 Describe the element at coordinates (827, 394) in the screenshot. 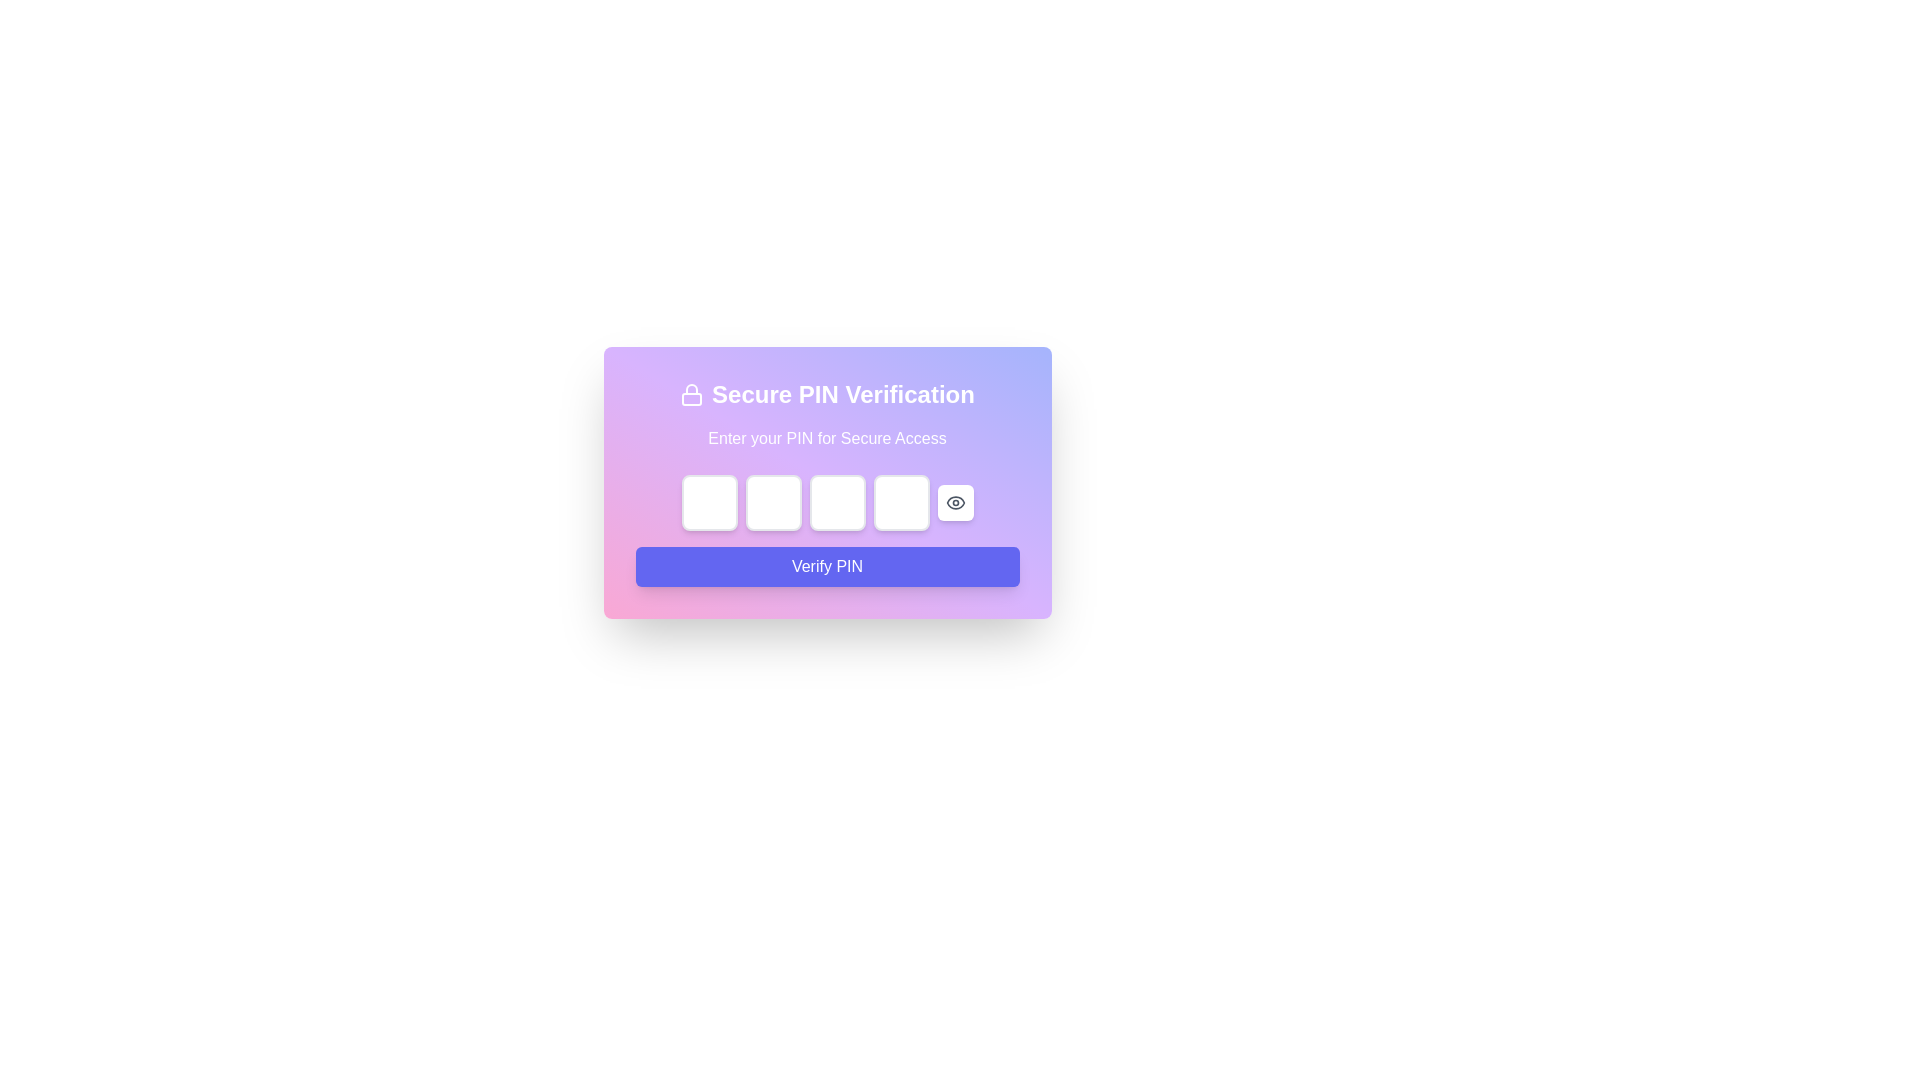

I see `the title or heading for the UI section dedicated to PIN verification, which is located in the first row above the prompt 'Enter your PIN for Secure Access'` at that location.